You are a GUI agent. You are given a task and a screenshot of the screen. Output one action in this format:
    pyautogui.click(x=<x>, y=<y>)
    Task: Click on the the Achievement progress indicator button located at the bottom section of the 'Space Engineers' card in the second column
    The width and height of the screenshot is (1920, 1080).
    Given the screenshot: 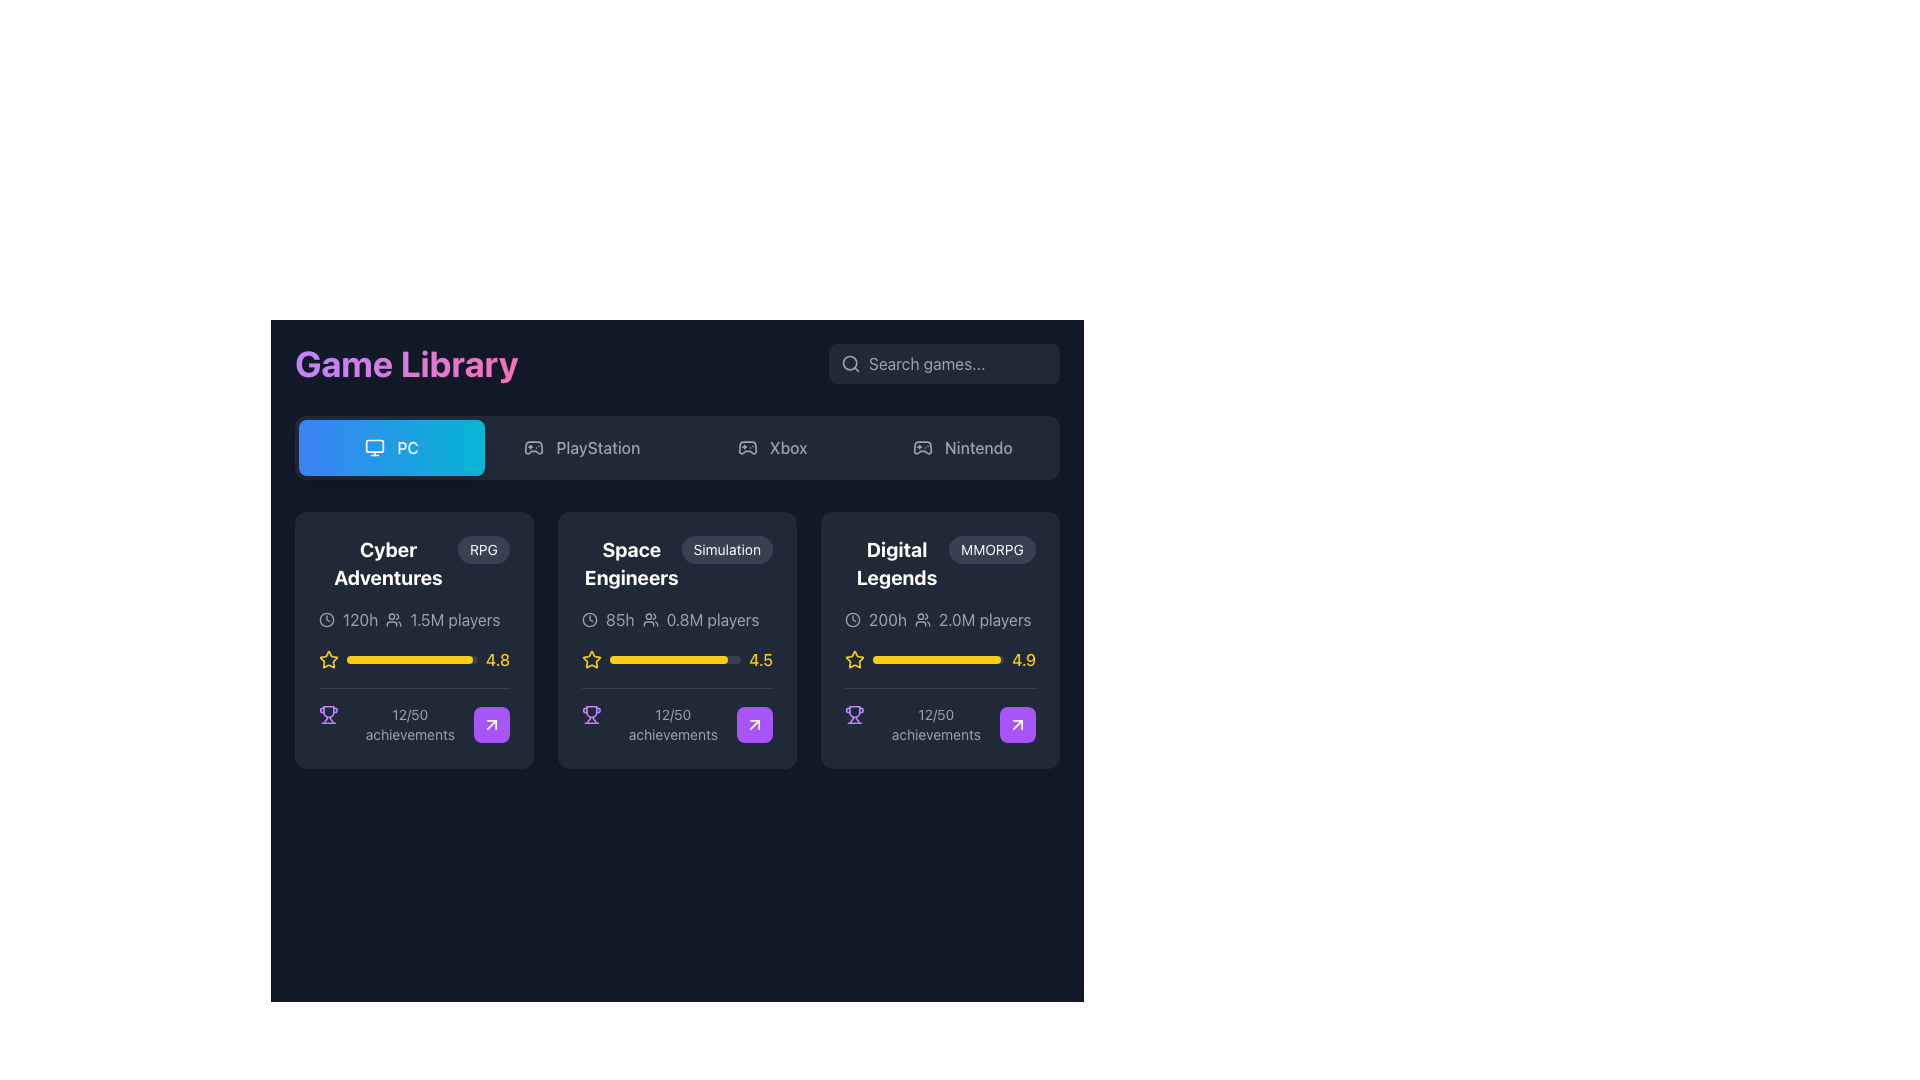 What is the action you would take?
    pyautogui.click(x=677, y=715)
    